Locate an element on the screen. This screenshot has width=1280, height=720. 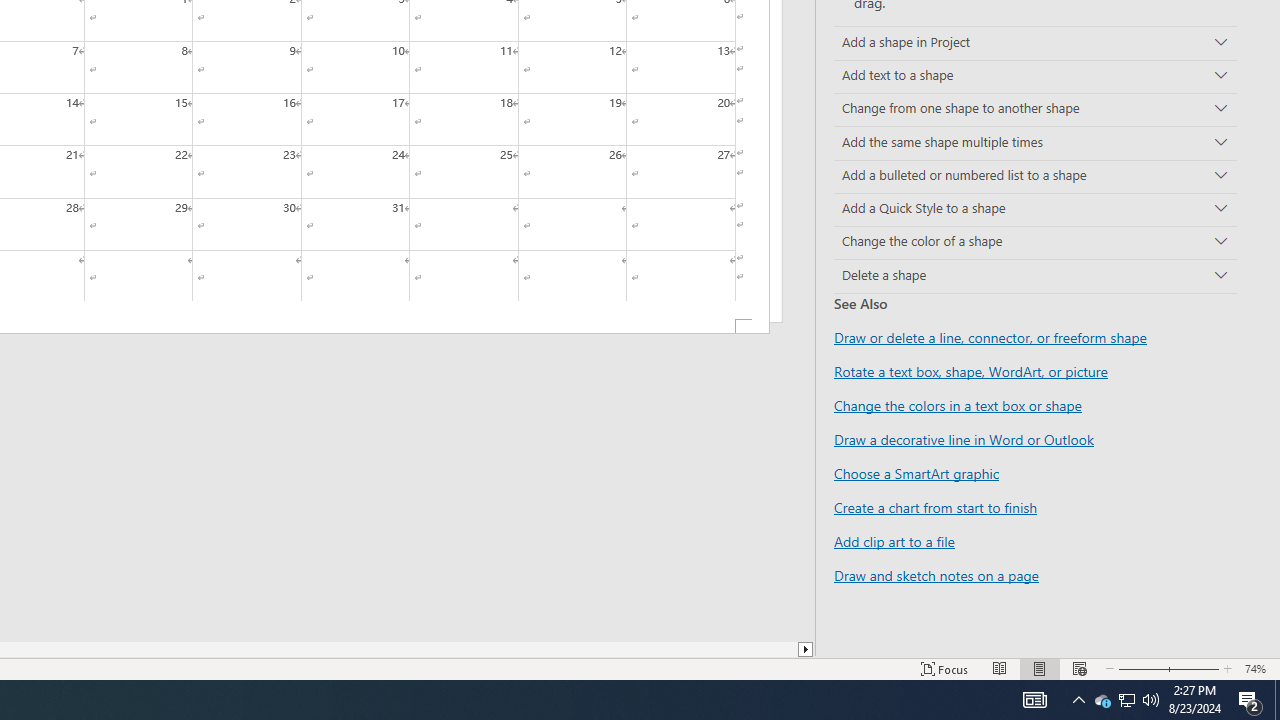
'Add a Quick Style to a shape' is located at coordinates (1035, 209).